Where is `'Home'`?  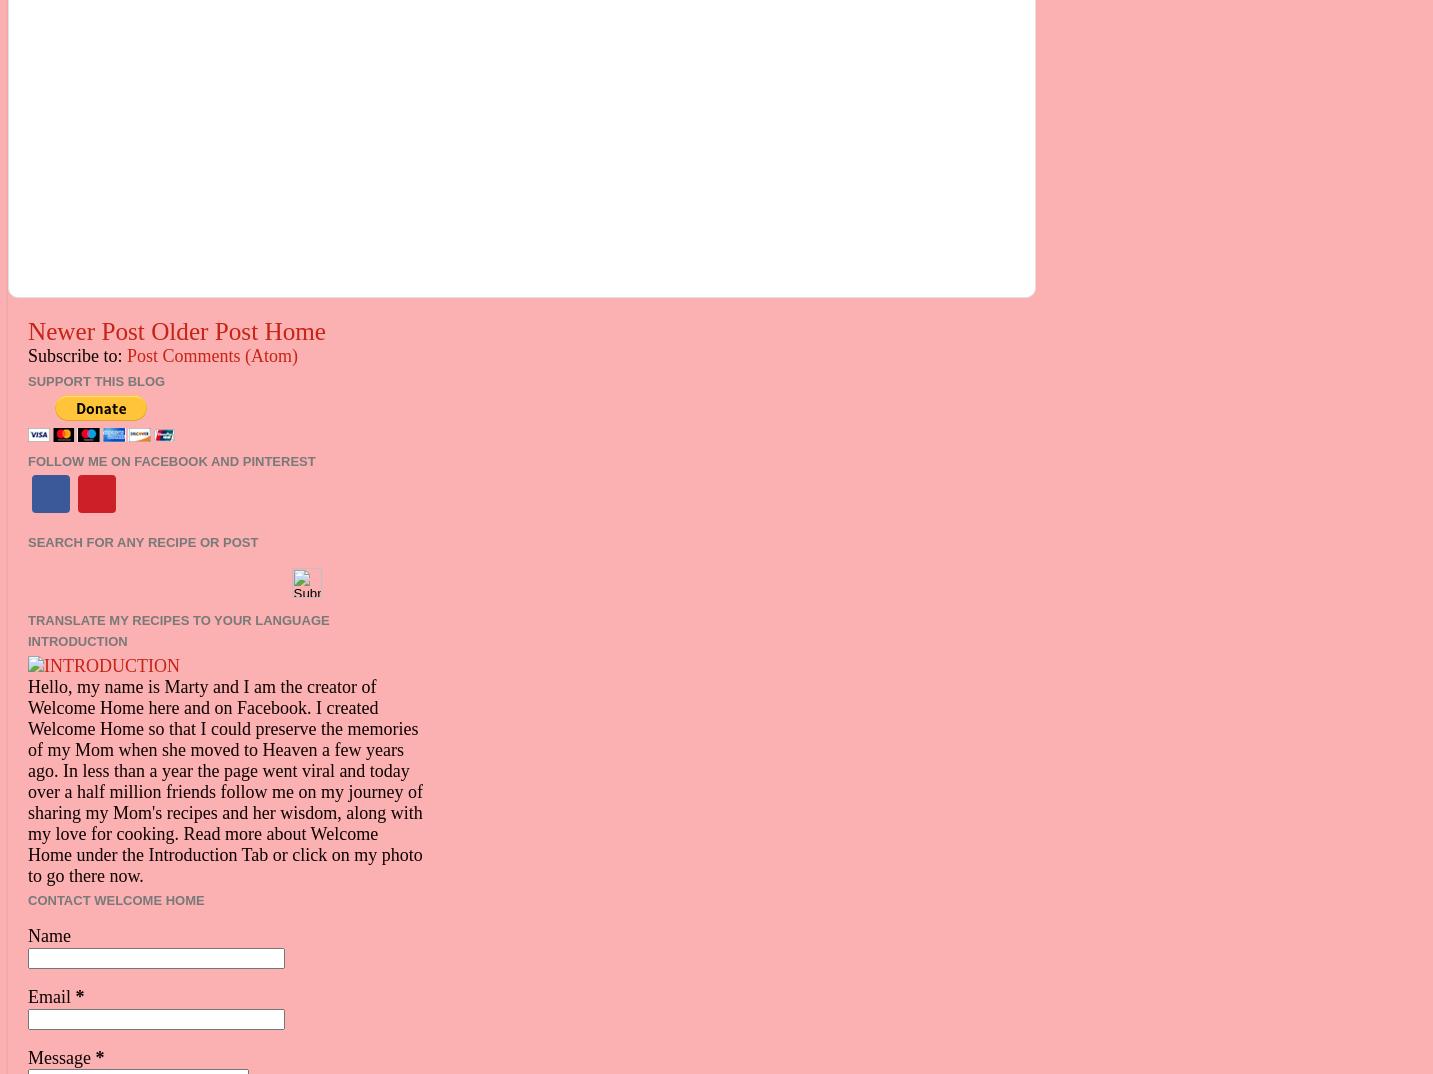
'Home' is located at coordinates (294, 330).